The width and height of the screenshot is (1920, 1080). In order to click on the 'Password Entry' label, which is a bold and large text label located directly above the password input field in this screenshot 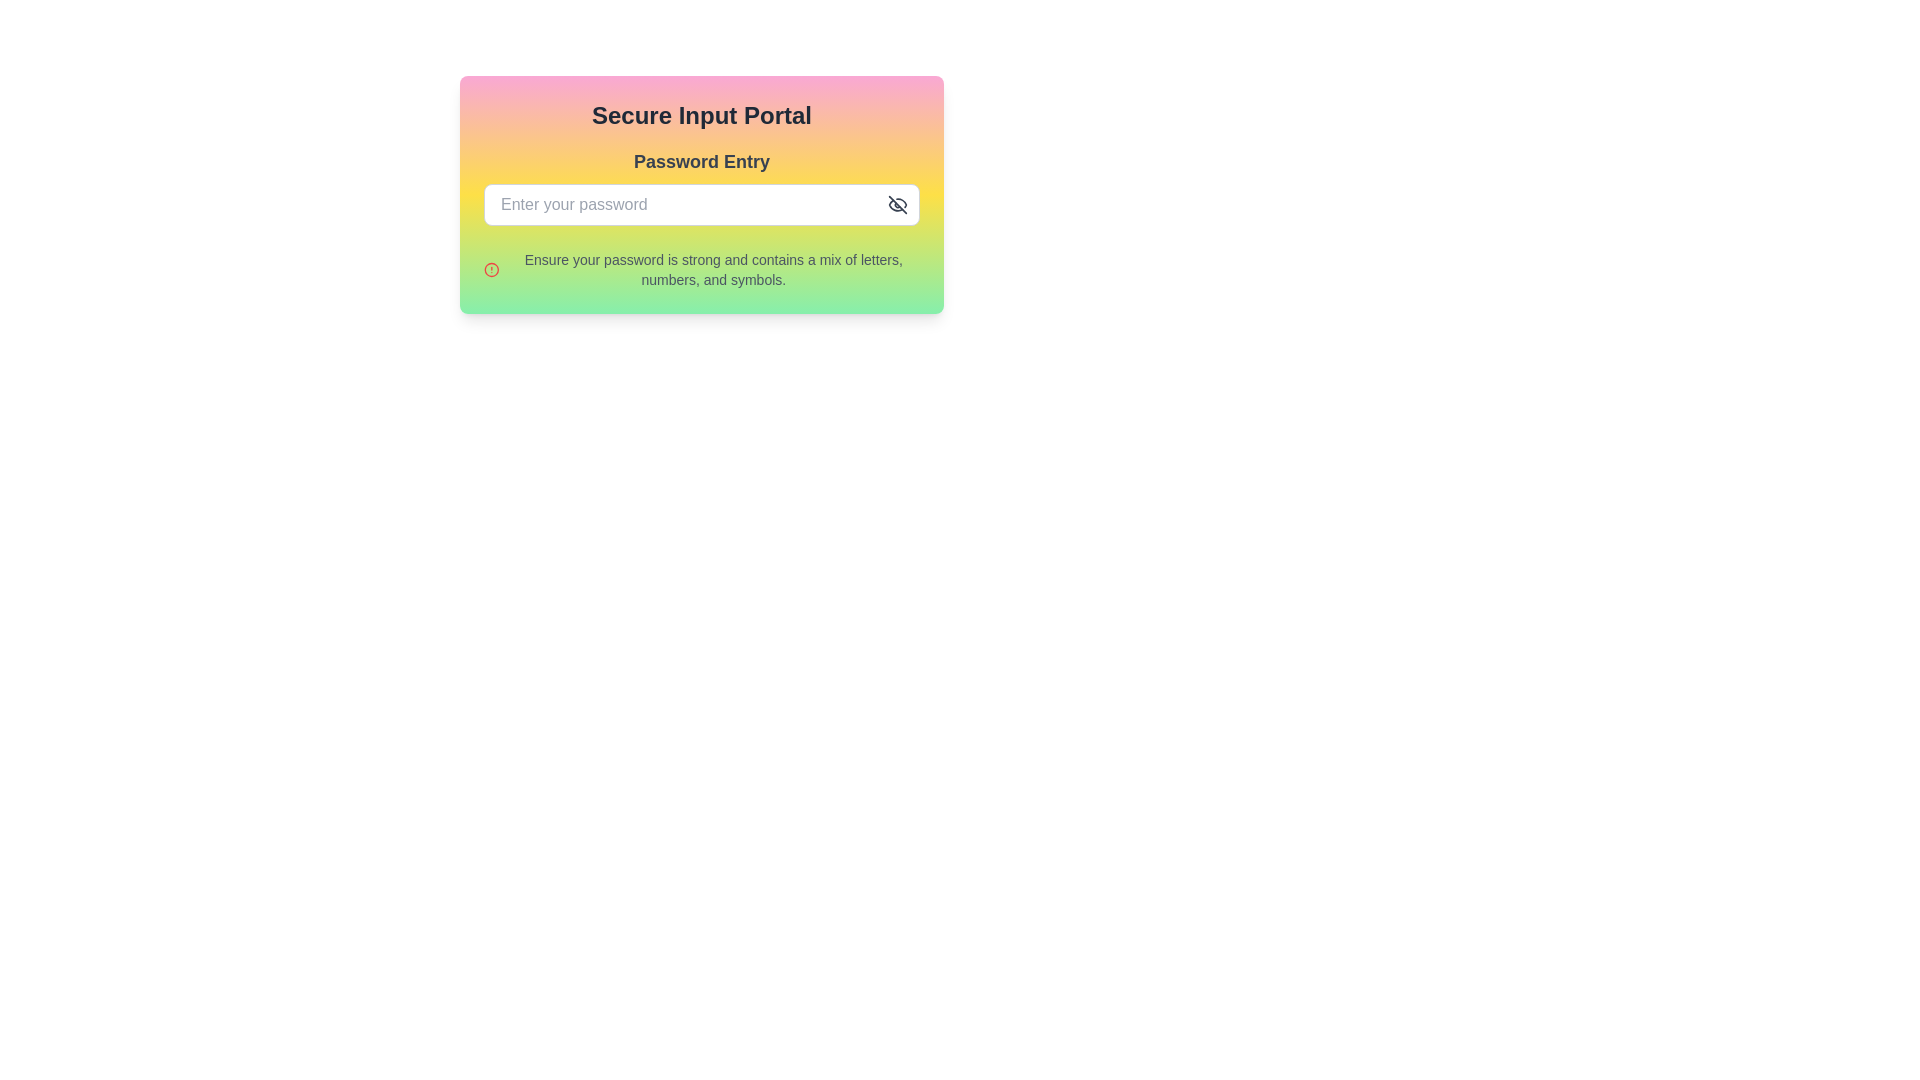, I will do `click(701, 161)`.